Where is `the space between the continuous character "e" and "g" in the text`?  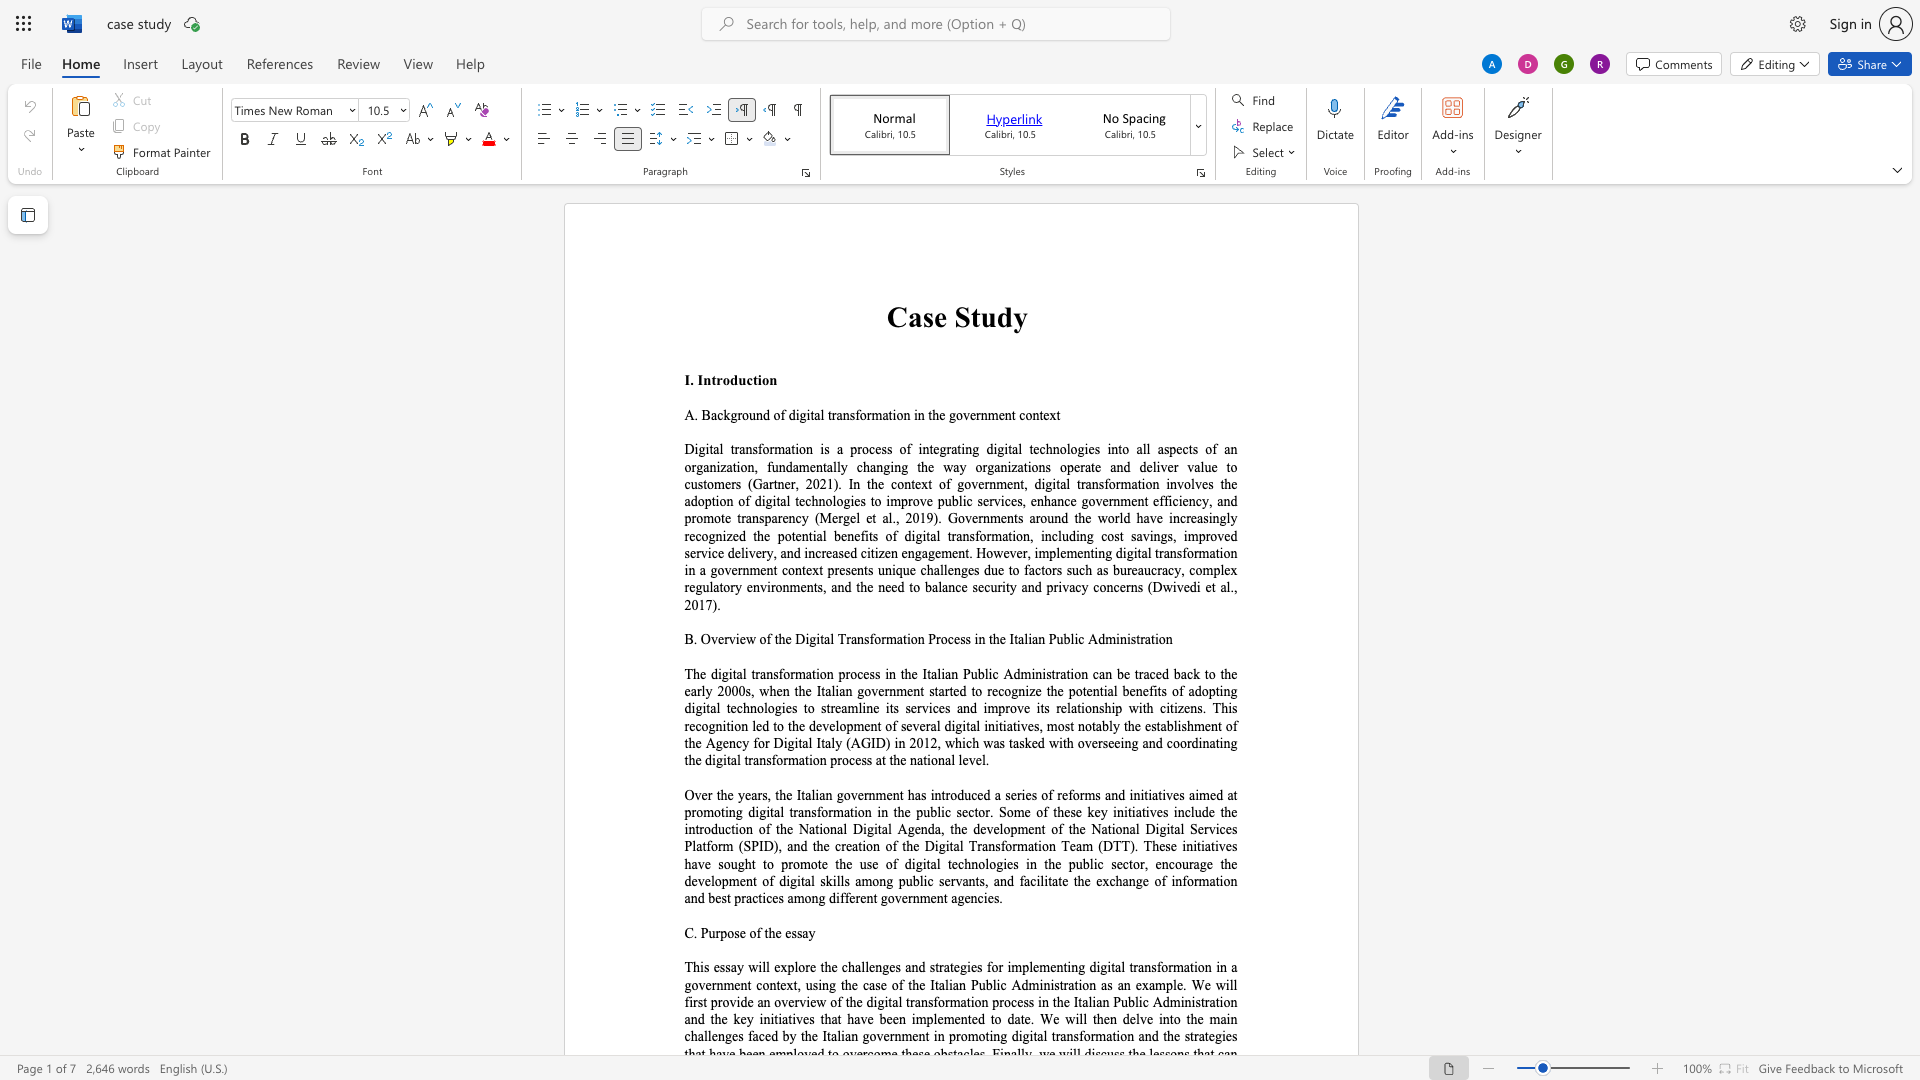
the space between the continuous character "e" and "g" in the text is located at coordinates (938, 448).